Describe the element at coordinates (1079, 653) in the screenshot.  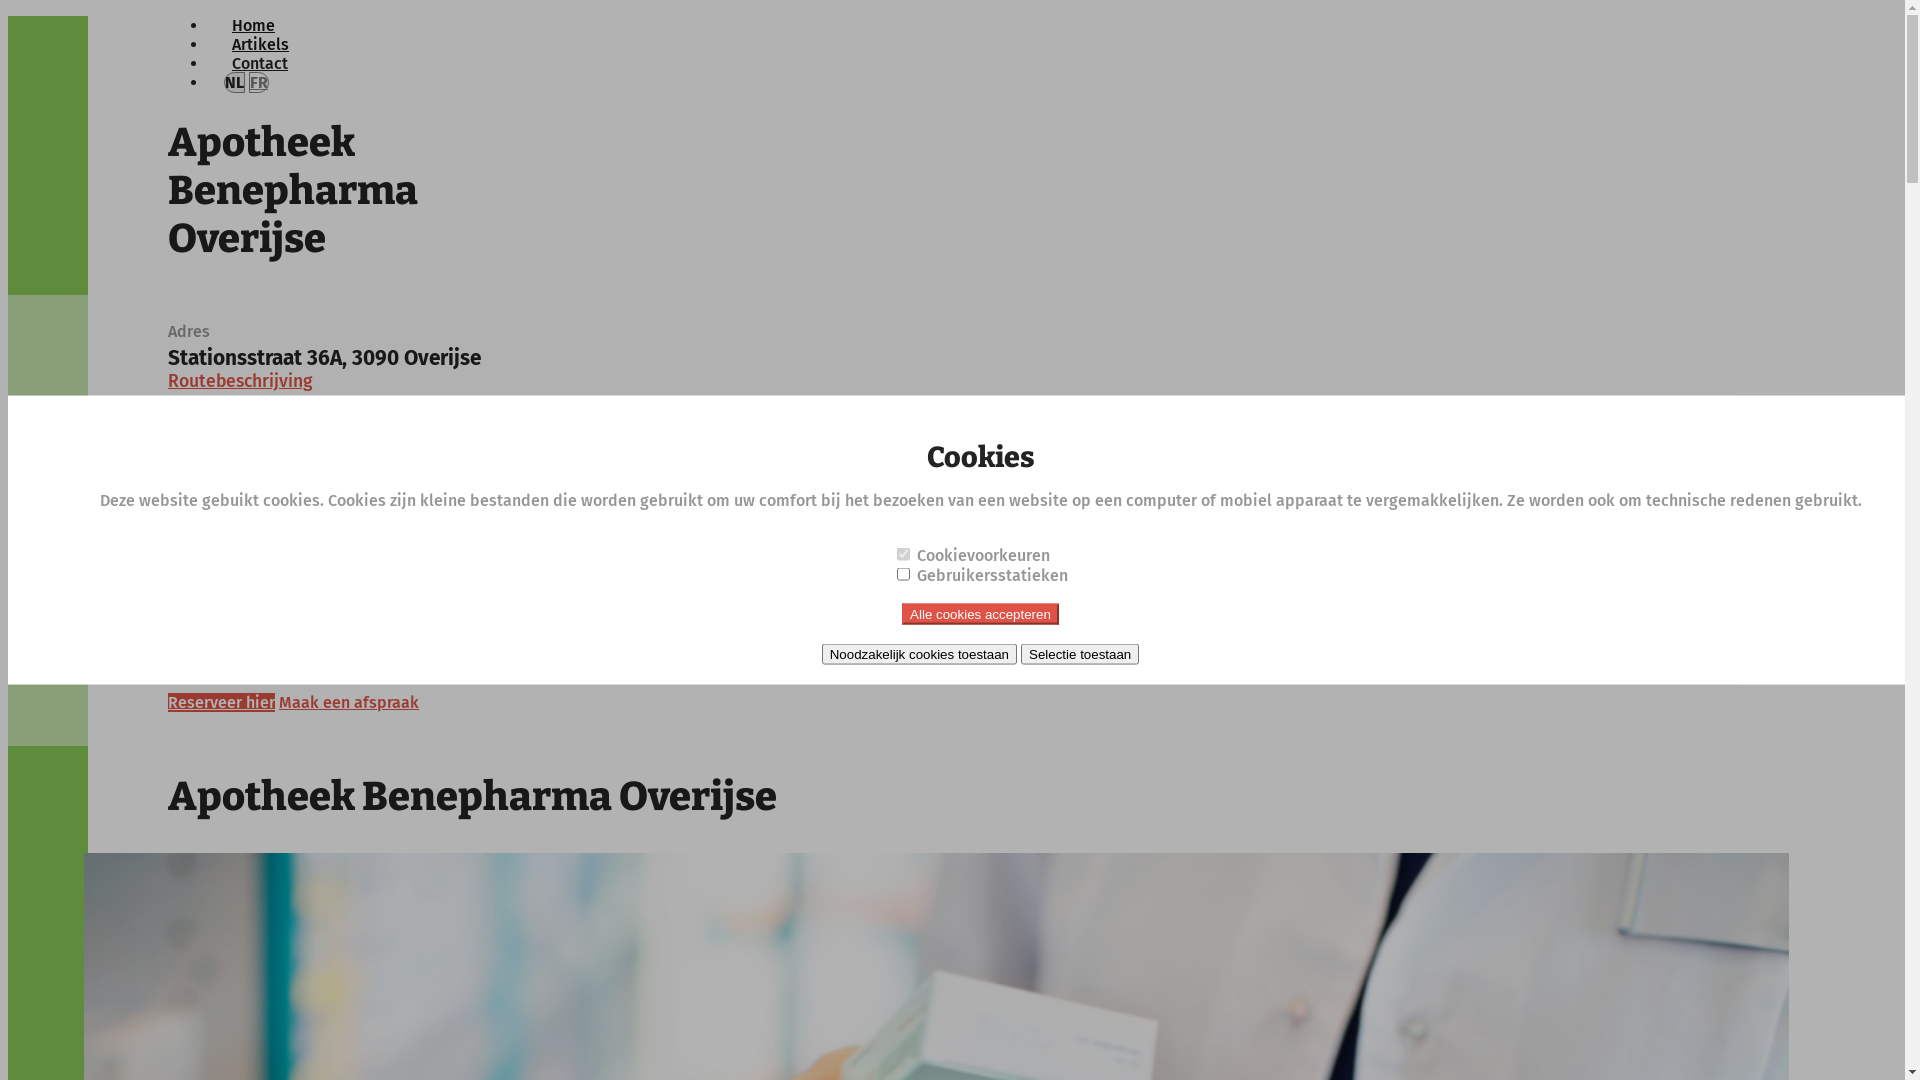
I see `'Selectie toestaan'` at that location.